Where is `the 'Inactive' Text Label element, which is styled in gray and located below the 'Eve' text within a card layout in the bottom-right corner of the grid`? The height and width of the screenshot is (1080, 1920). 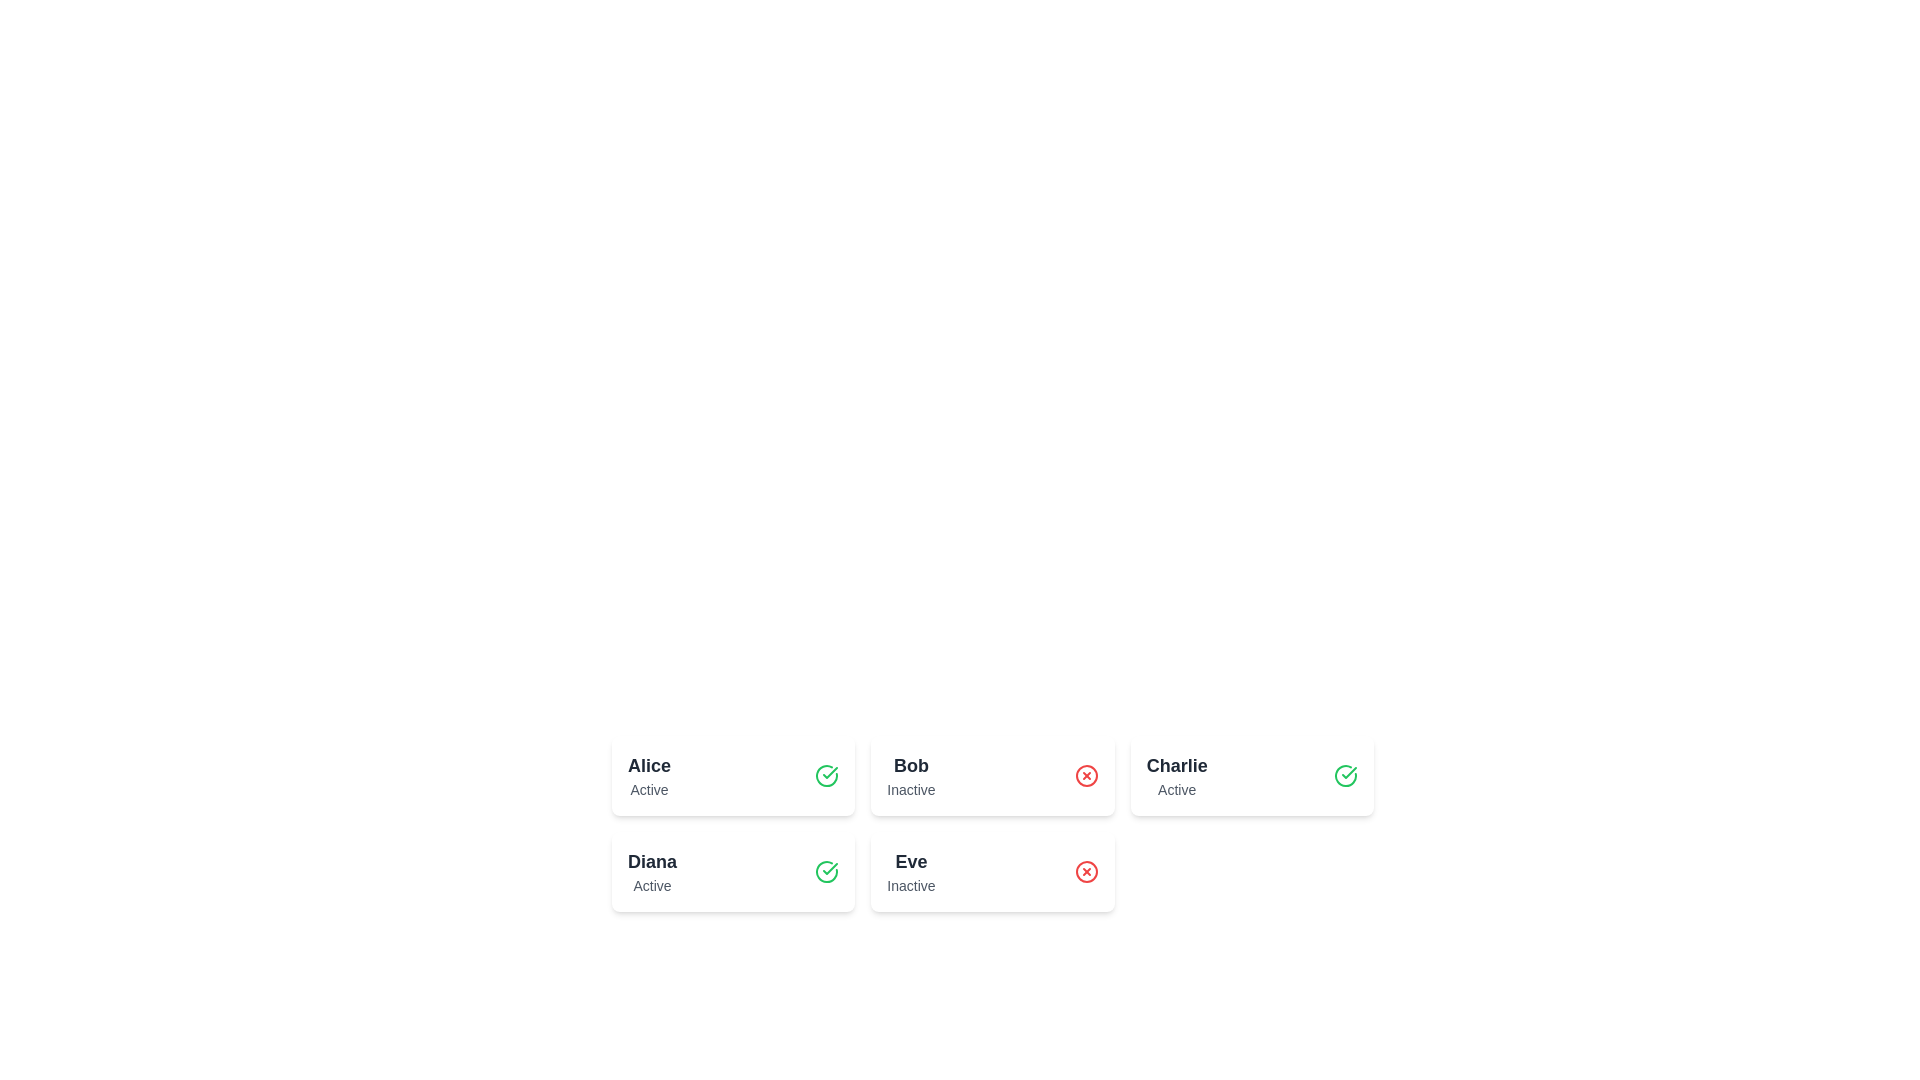
the 'Inactive' Text Label element, which is styled in gray and located below the 'Eve' text within a card layout in the bottom-right corner of the grid is located at coordinates (910, 885).